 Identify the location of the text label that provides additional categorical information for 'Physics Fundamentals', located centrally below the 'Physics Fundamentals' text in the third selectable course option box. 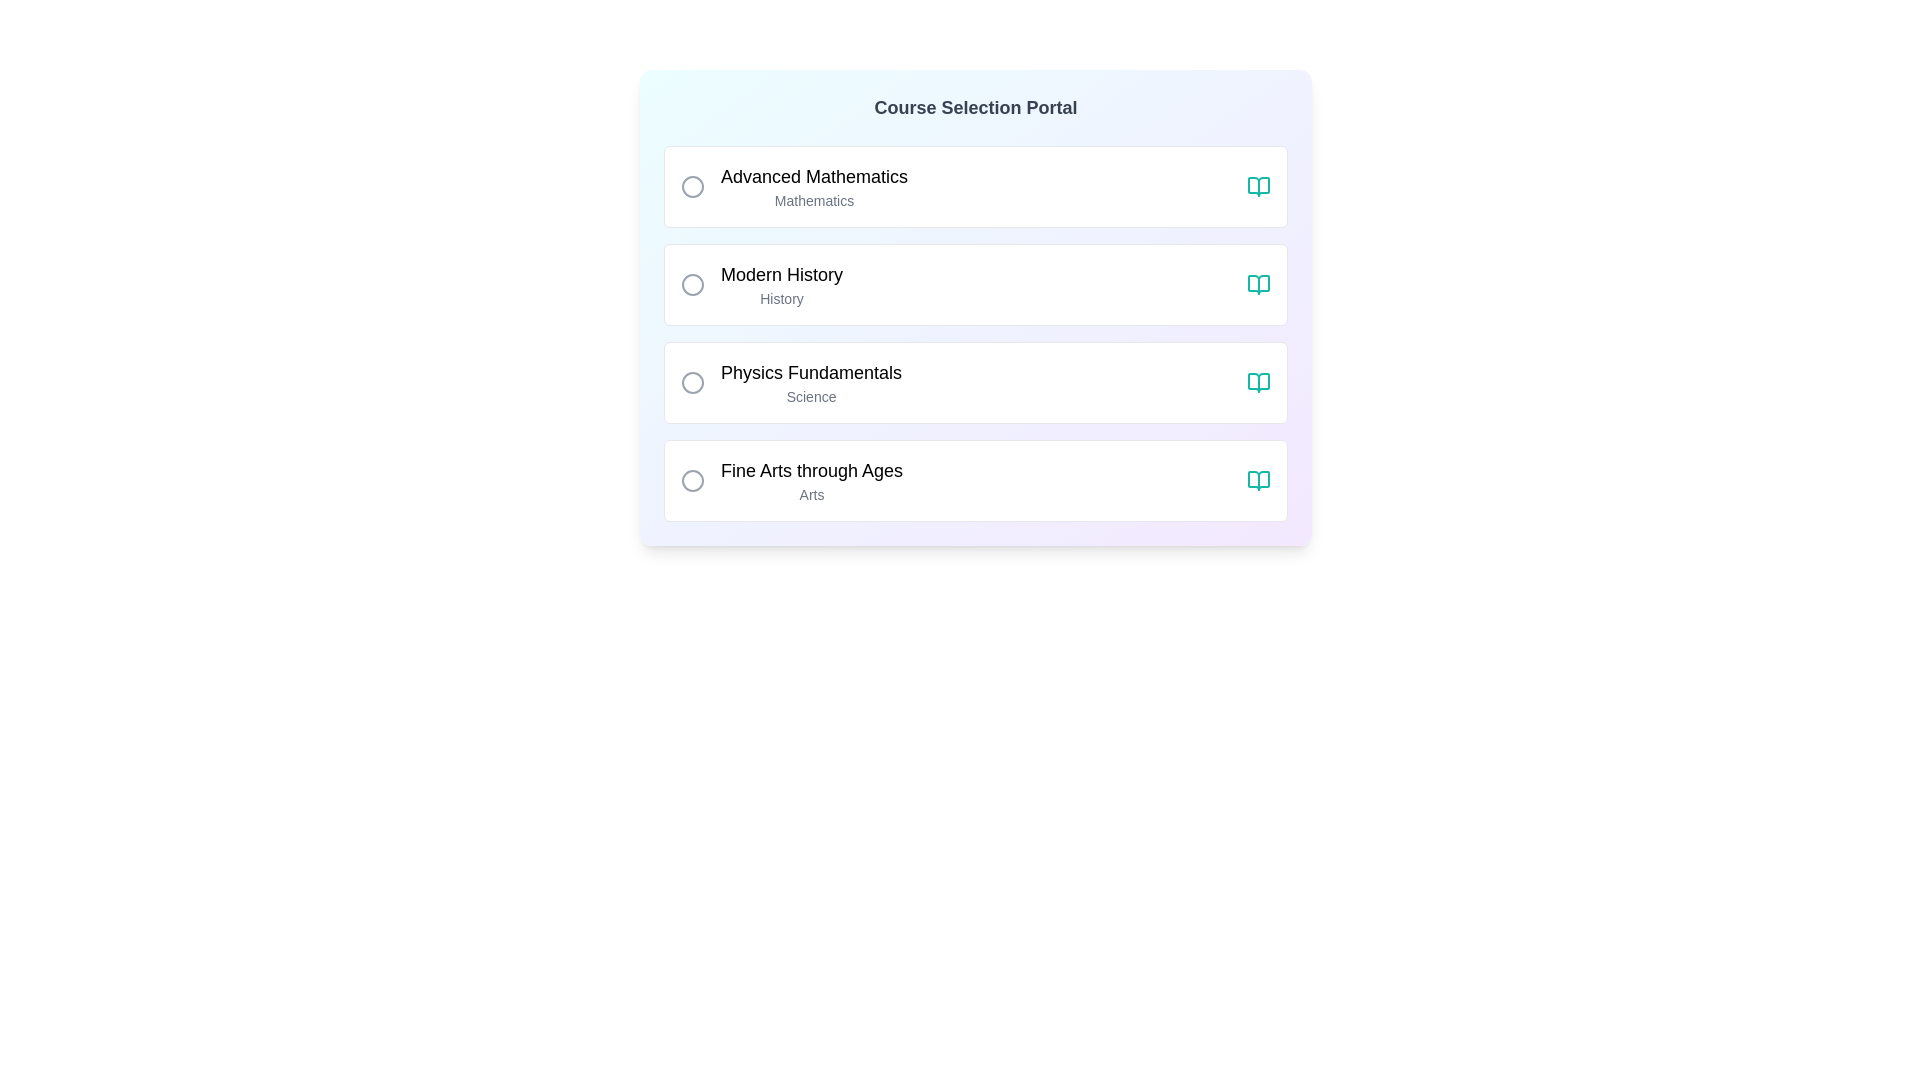
(811, 397).